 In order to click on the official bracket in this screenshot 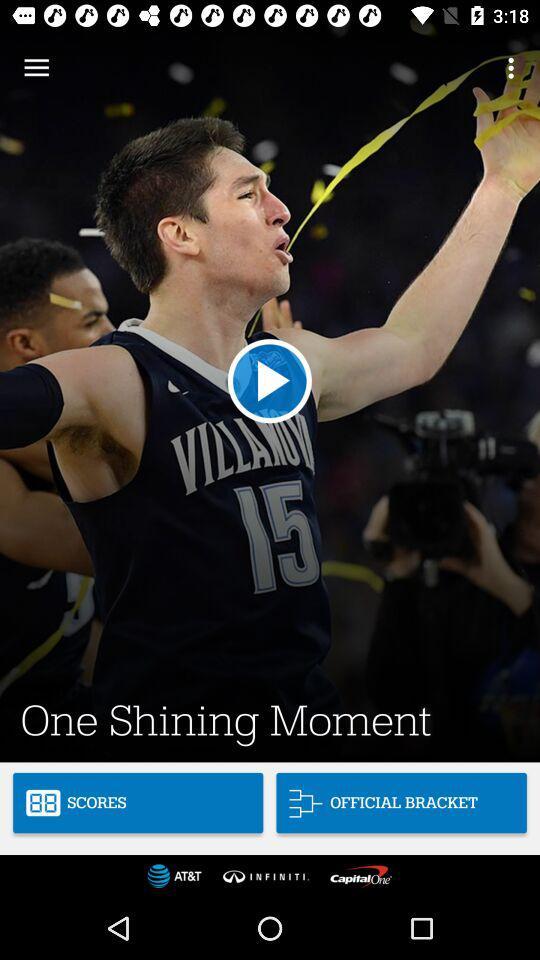, I will do `click(401, 803)`.